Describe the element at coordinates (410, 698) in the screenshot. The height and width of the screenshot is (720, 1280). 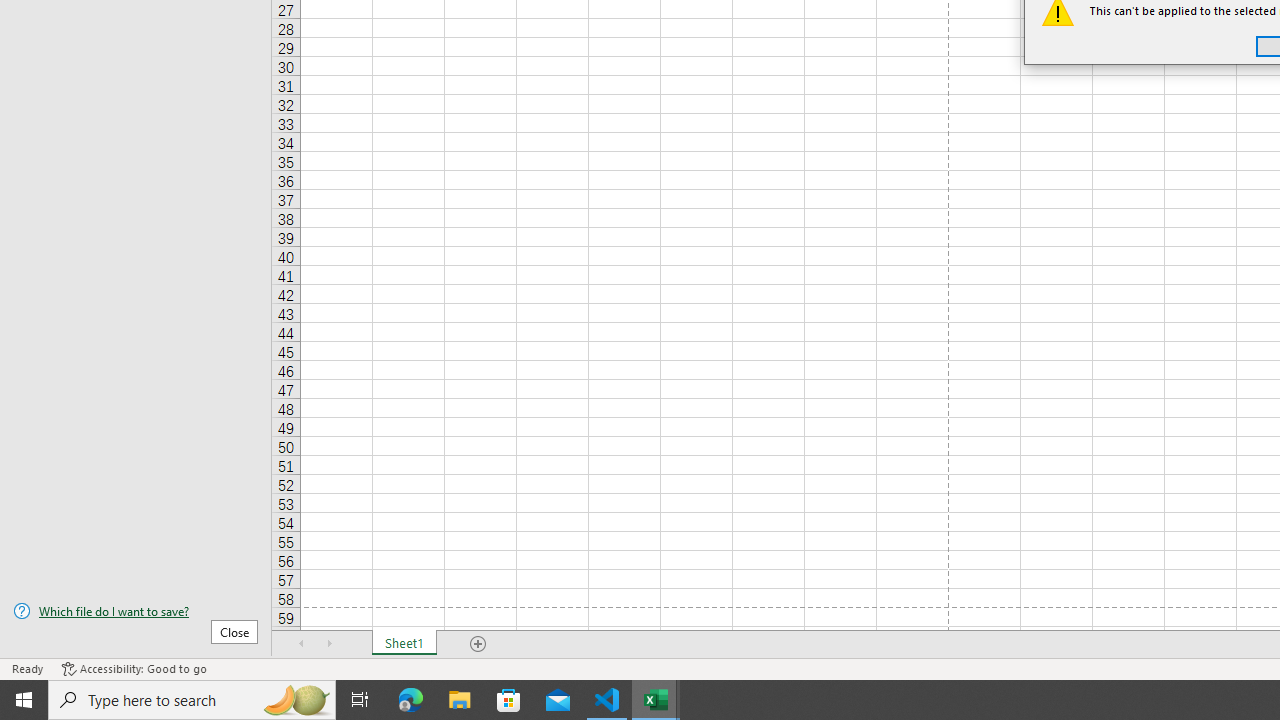
I see `'Microsoft Edge'` at that location.